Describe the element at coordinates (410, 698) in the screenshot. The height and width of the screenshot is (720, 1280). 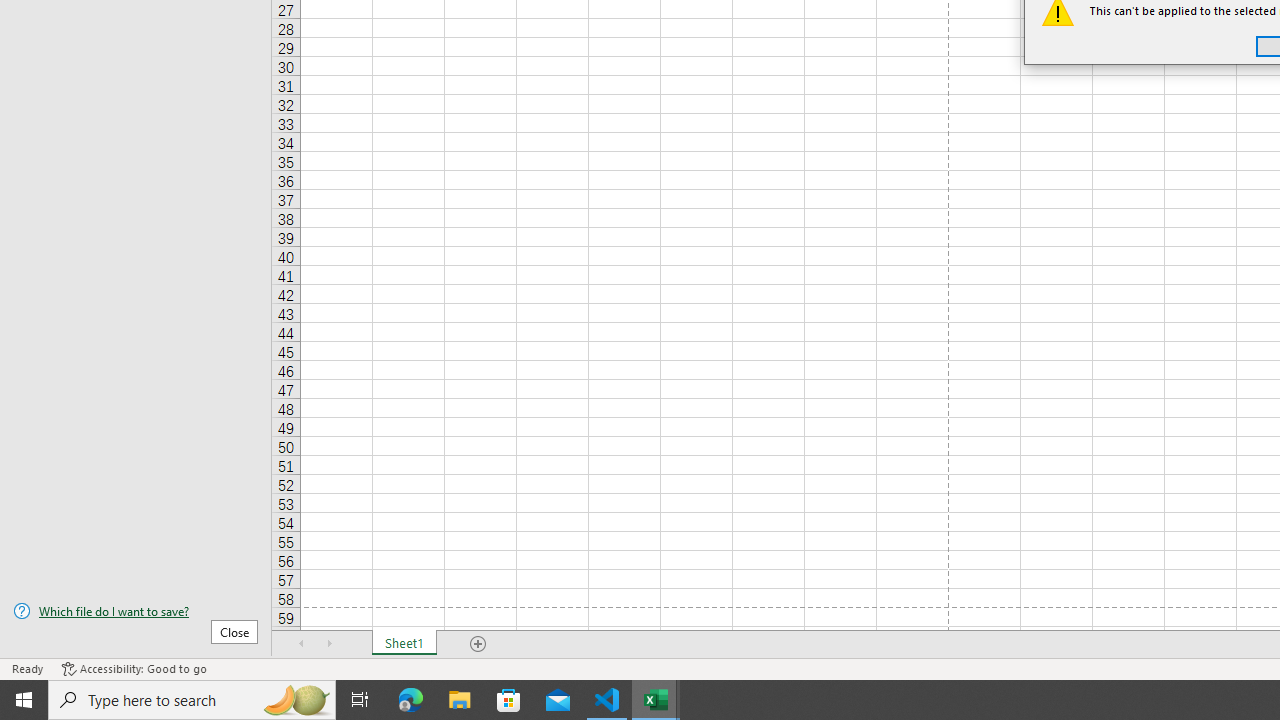
I see `'Microsoft Edge'` at that location.